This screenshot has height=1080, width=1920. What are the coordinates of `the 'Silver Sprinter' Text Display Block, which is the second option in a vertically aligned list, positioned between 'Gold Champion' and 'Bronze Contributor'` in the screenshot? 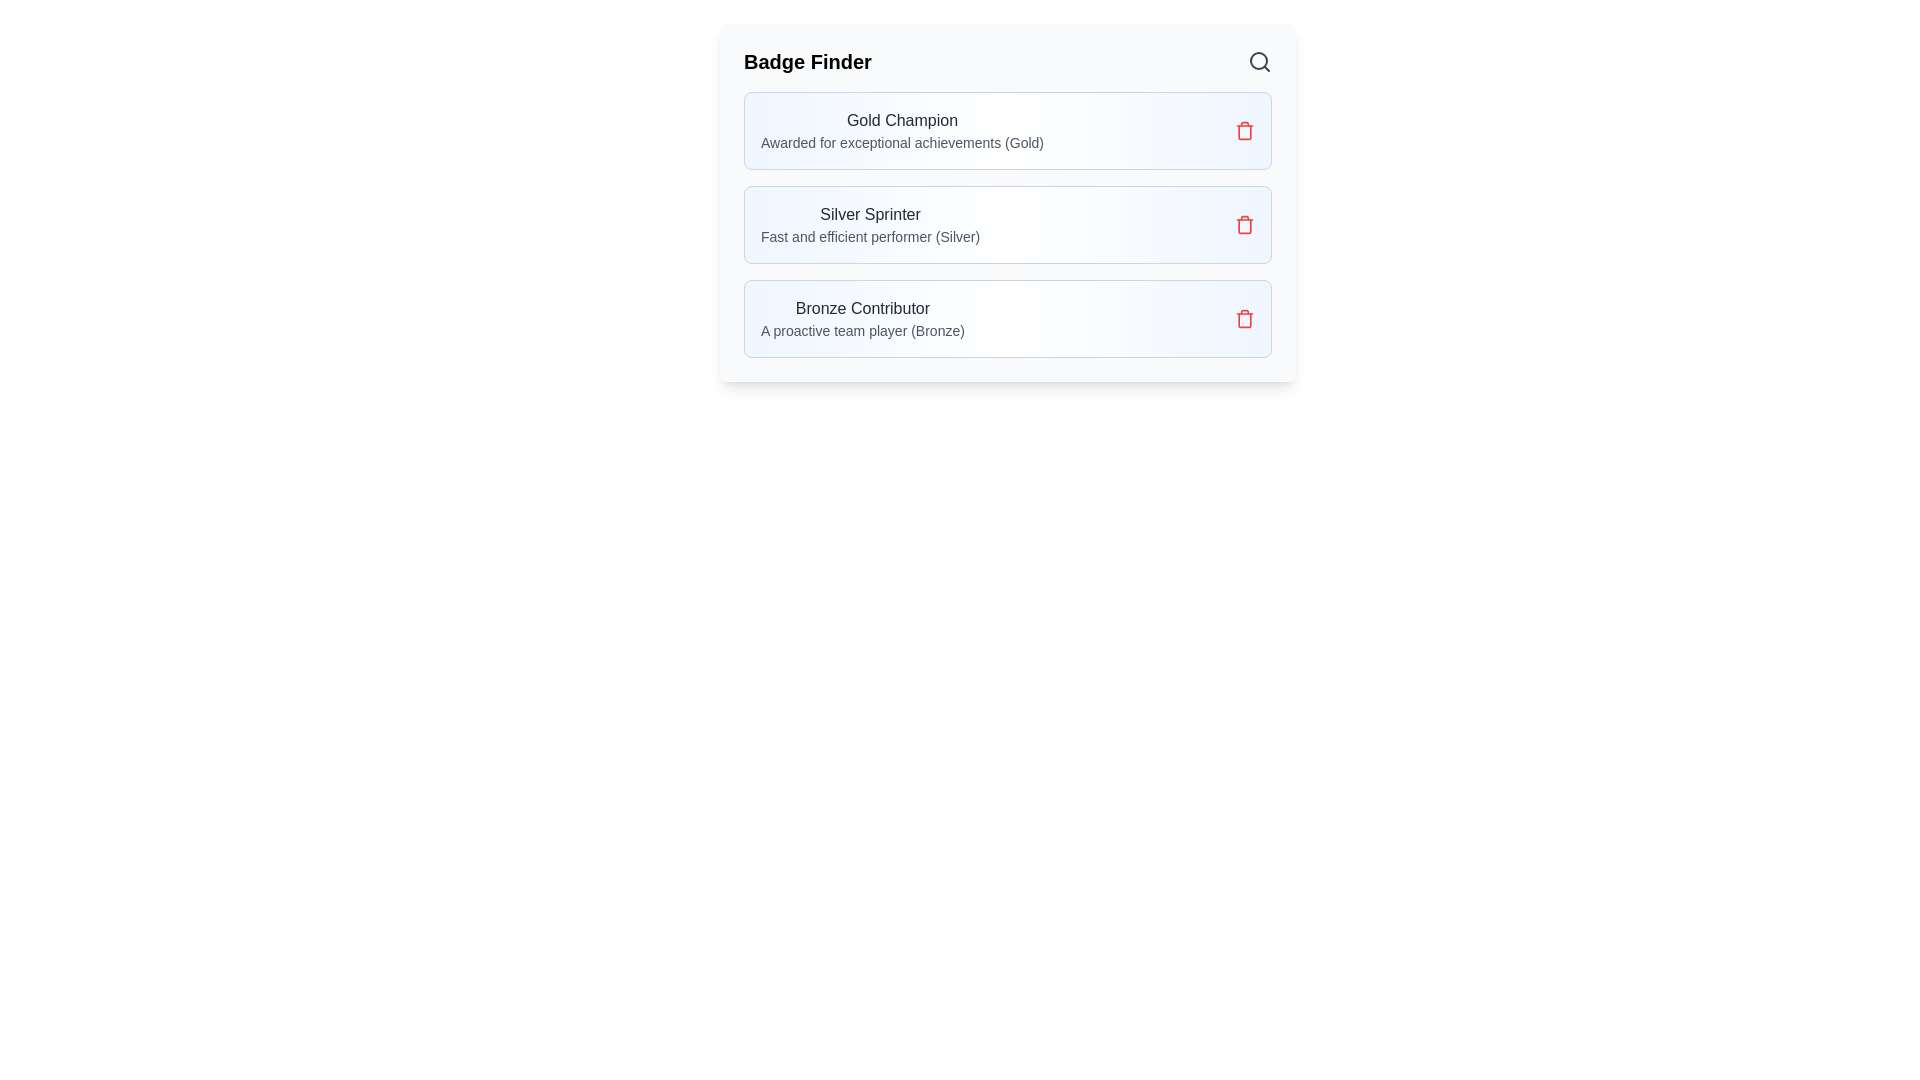 It's located at (870, 224).